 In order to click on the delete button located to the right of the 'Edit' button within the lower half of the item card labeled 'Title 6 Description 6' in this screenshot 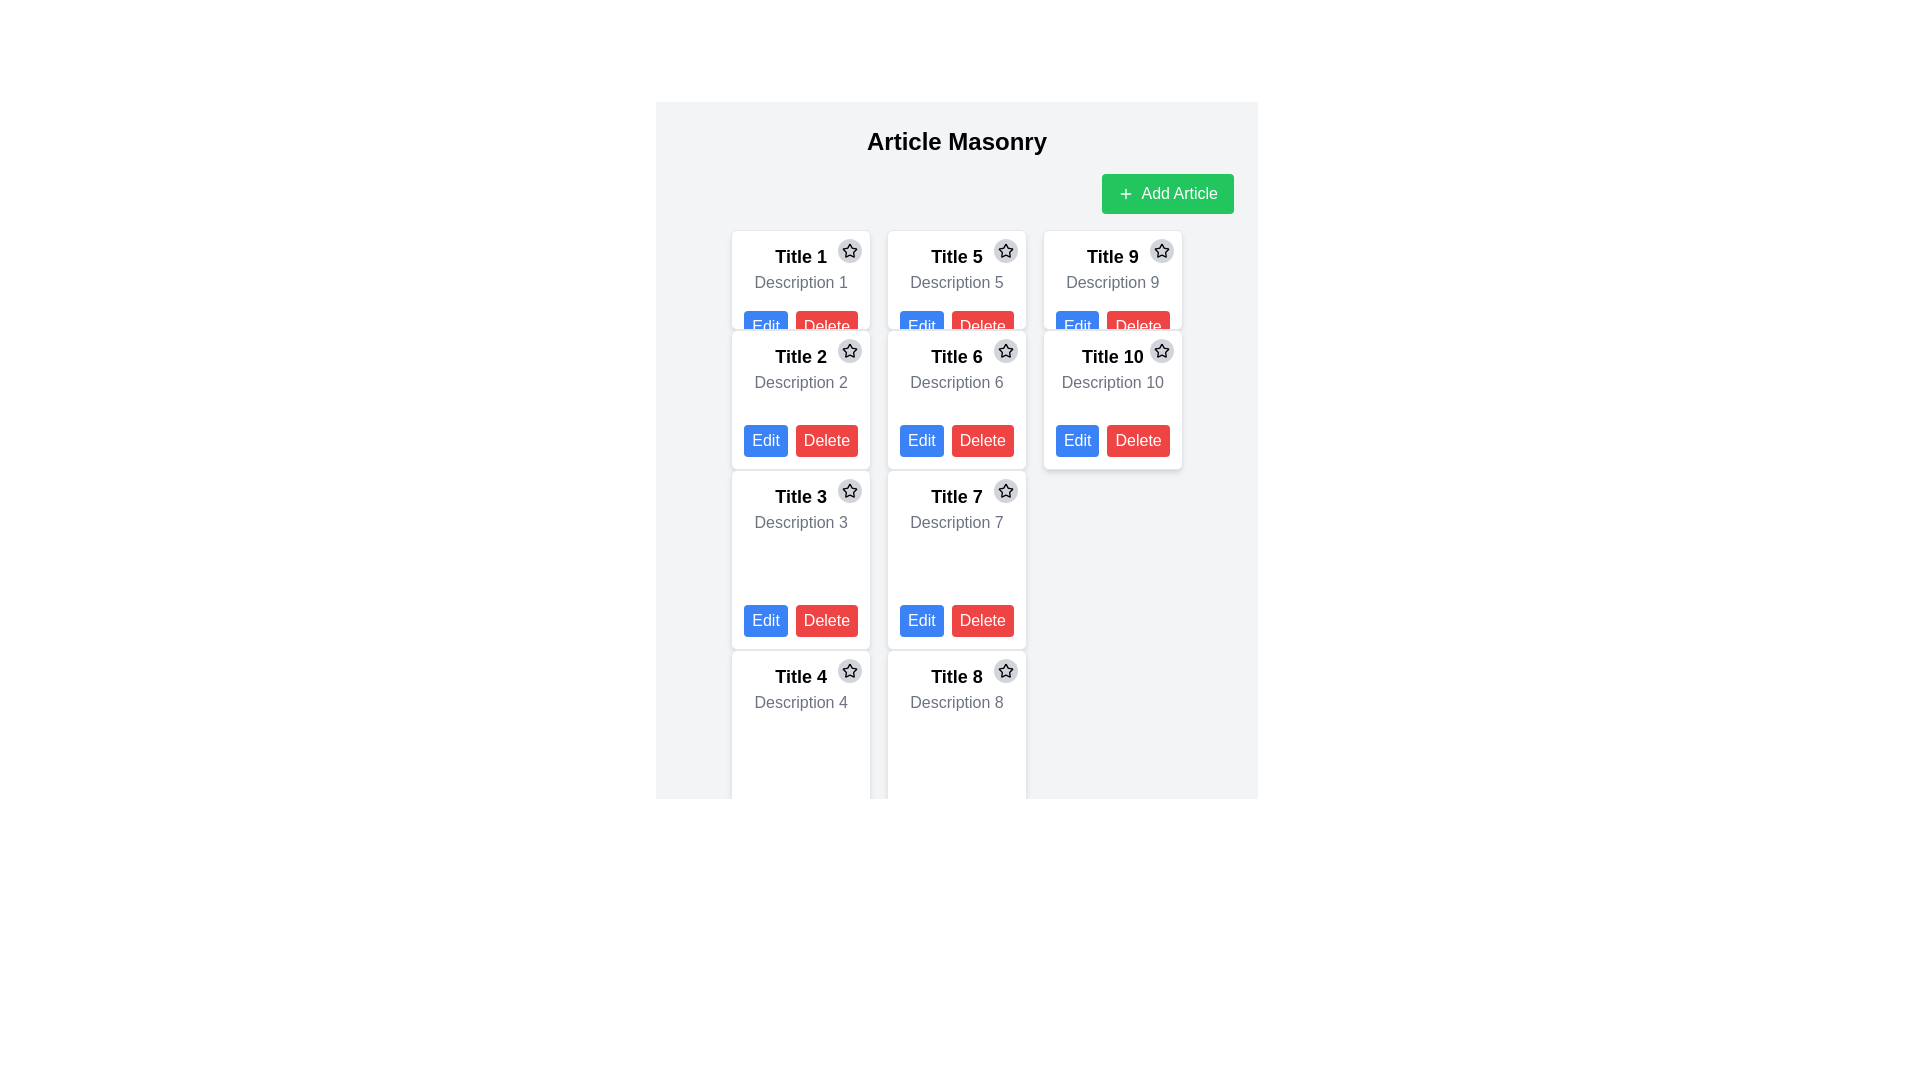, I will do `click(982, 620)`.